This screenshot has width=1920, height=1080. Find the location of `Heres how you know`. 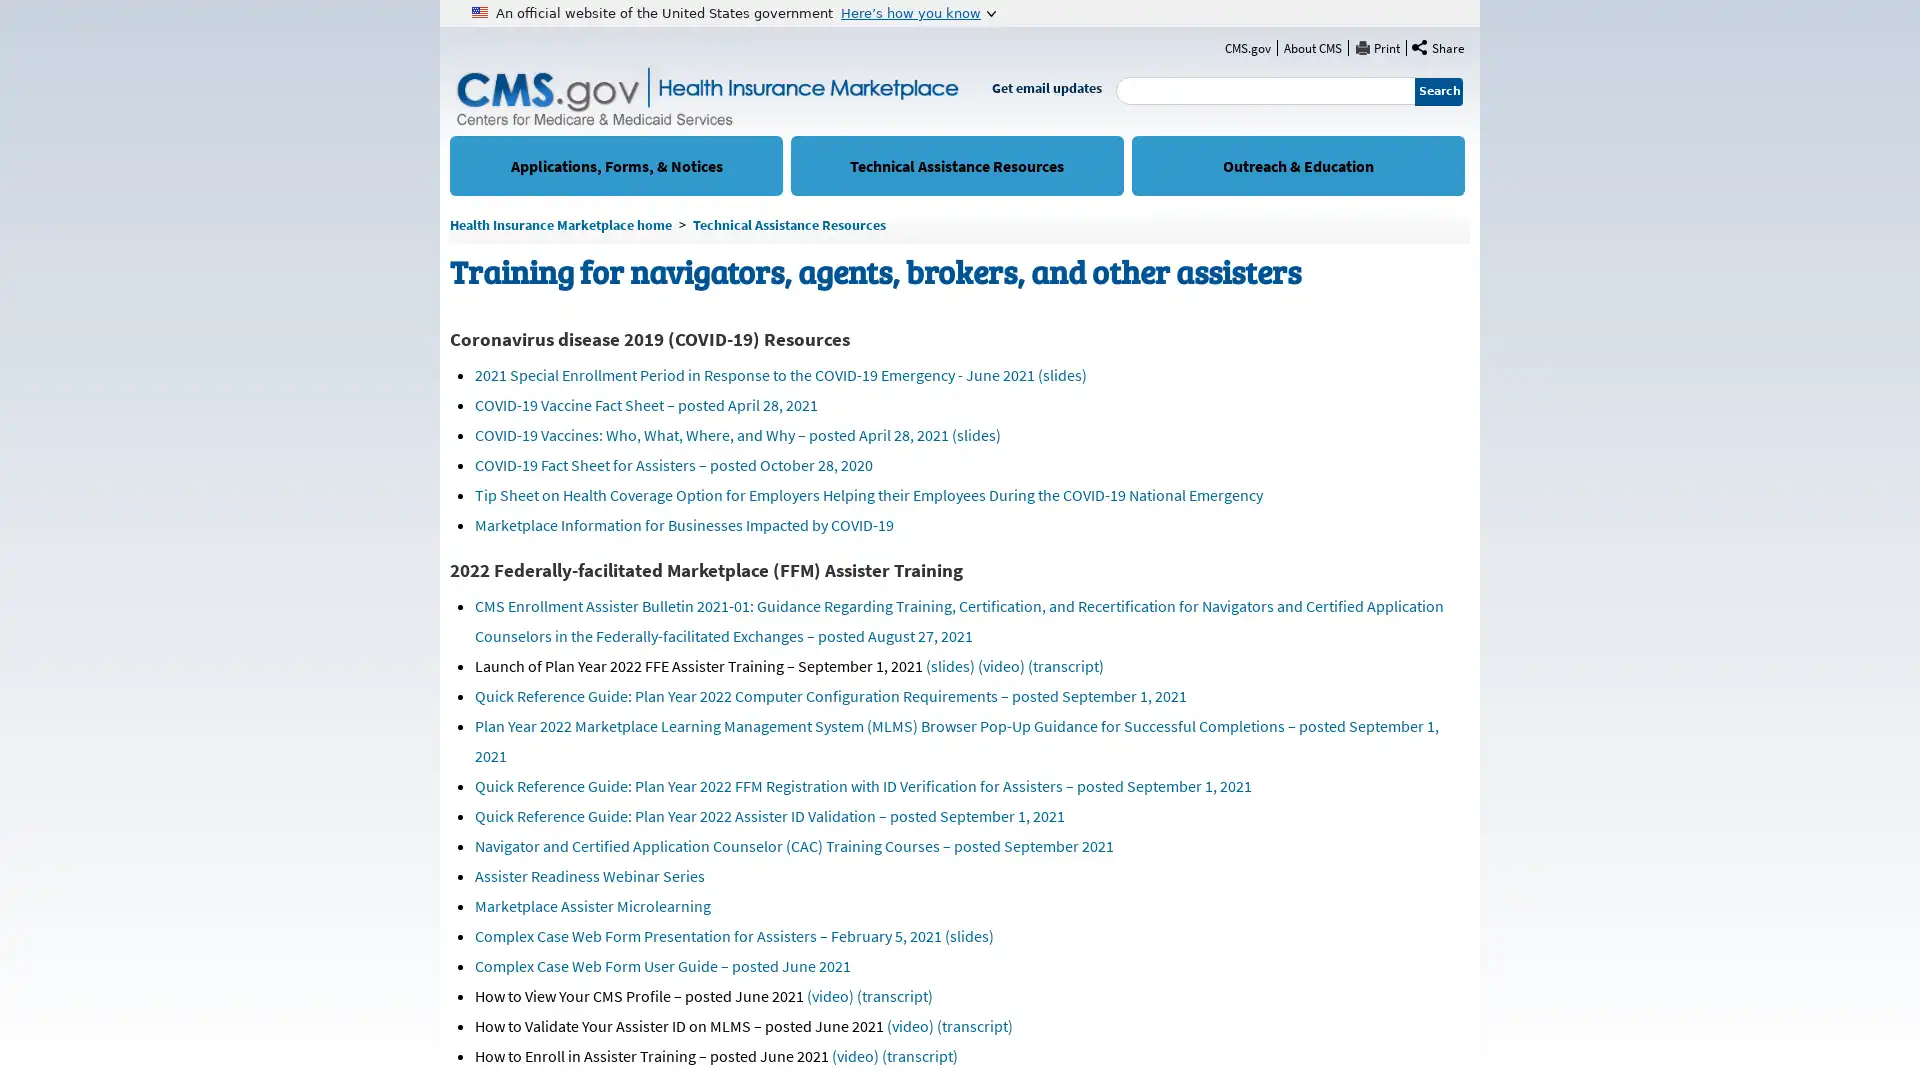

Heres how you know is located at coordinates (917, 12).